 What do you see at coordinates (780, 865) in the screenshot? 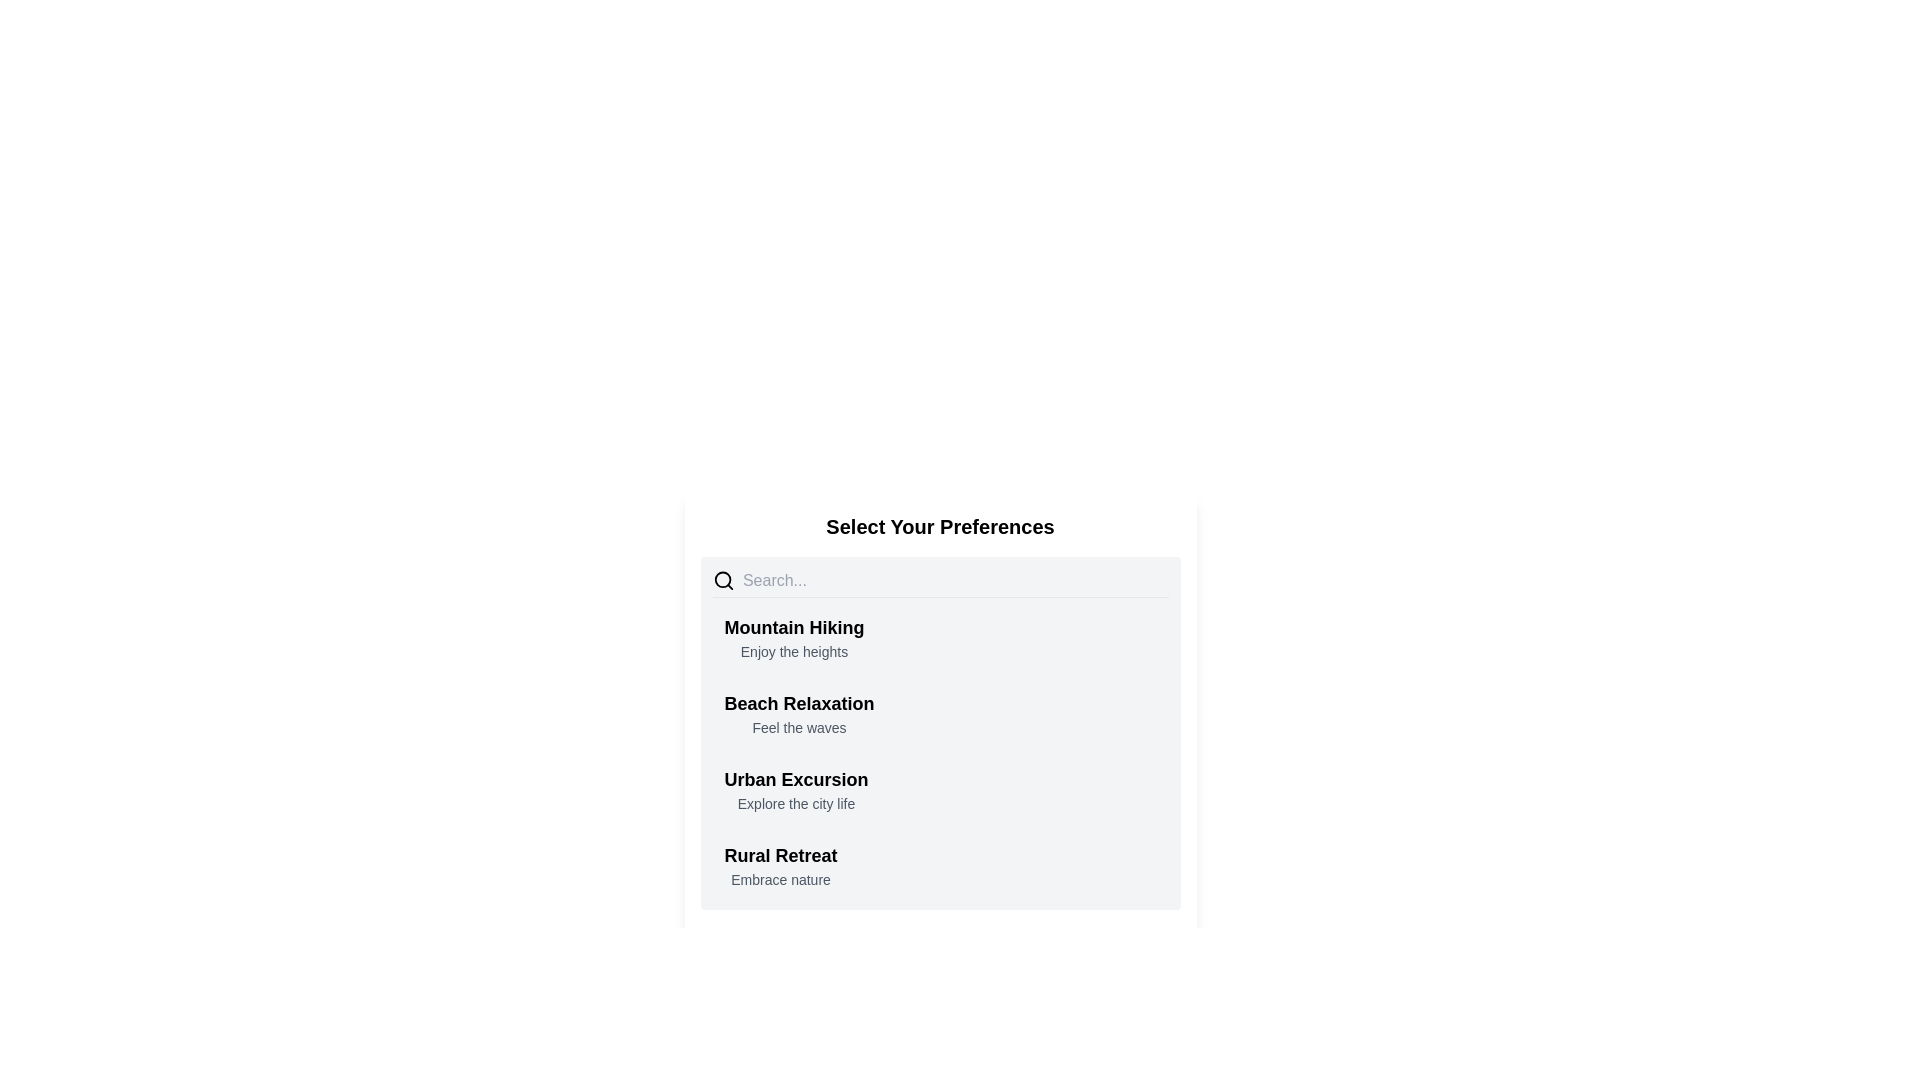
I see `the 'Rural Retreat' option item with descriptive text` at bounding box center [780, 865].